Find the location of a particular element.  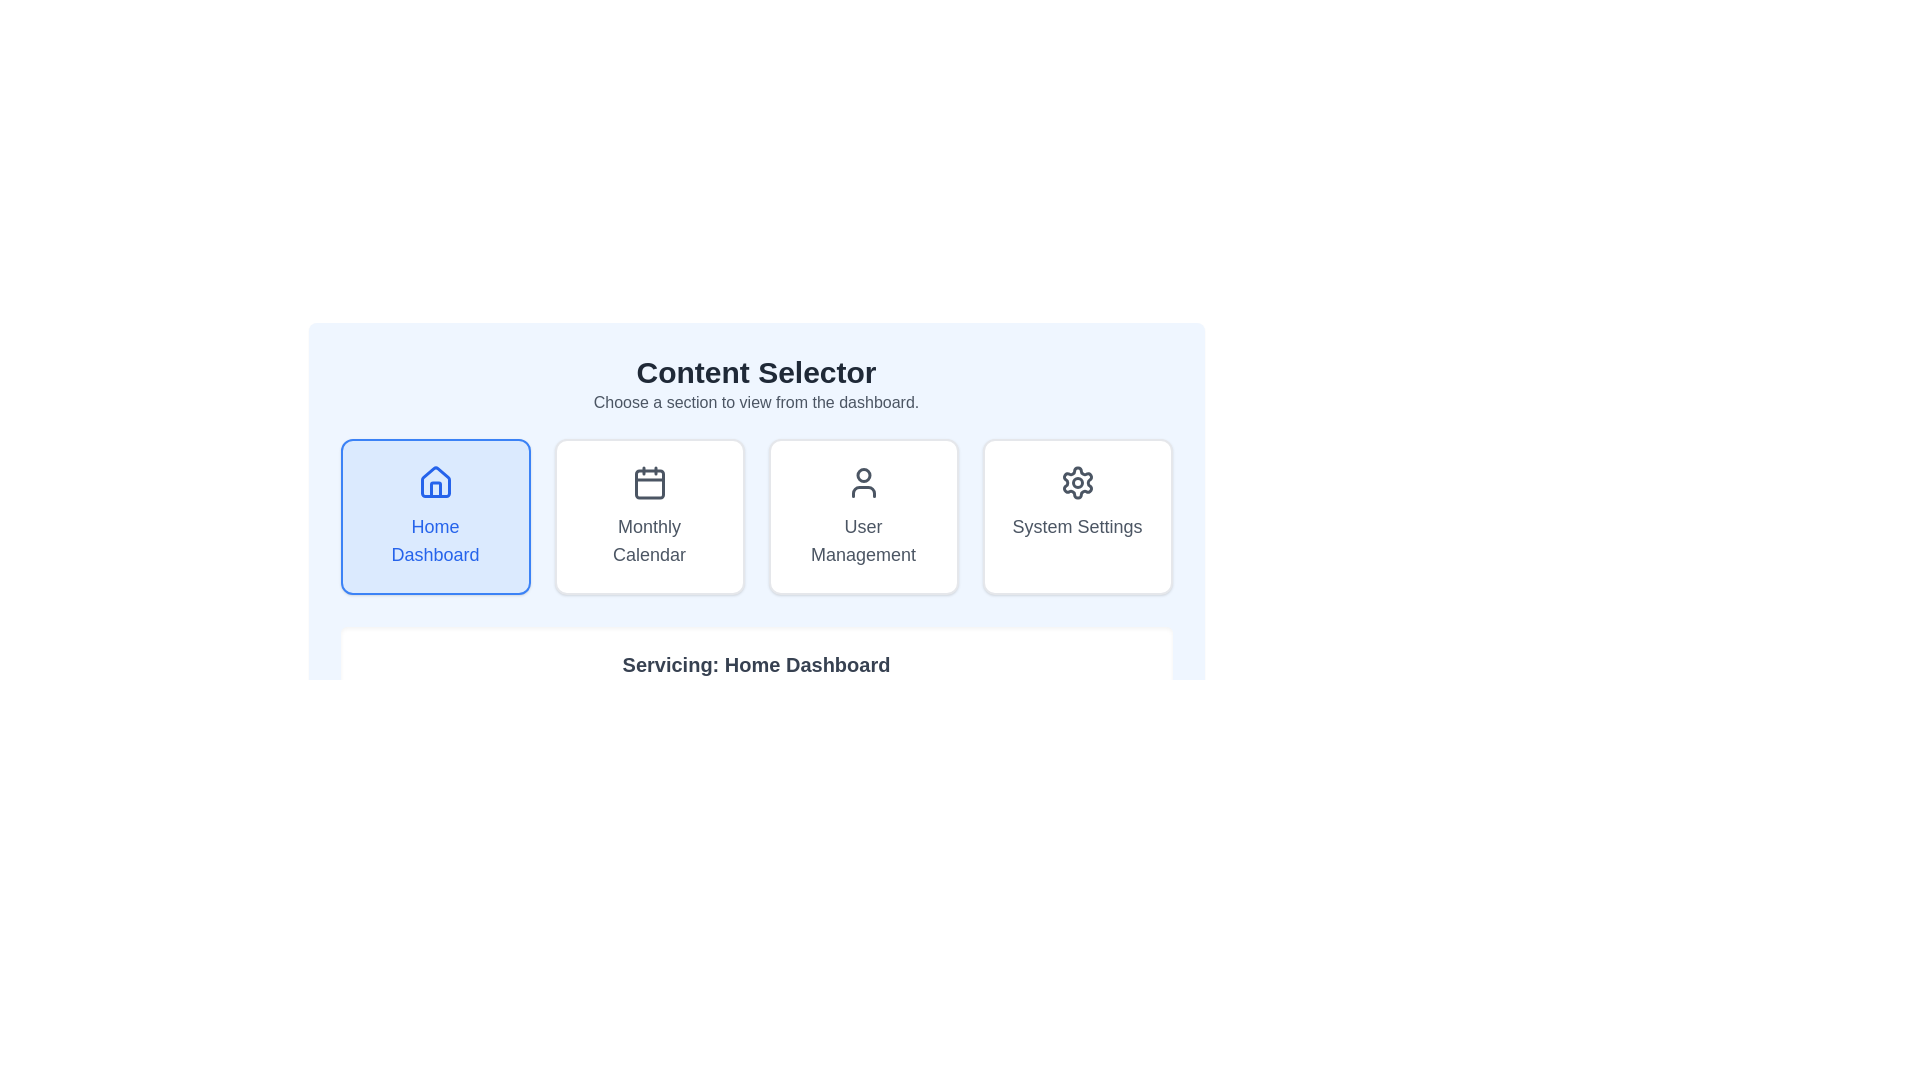

the 'Home Dashboard' button, which is a rectangular card with a light blue background and a blue border, featuring a house icon and the text 'Home Dashboard', located in the leftmost position of the grid is located at coordinates (434, 515).